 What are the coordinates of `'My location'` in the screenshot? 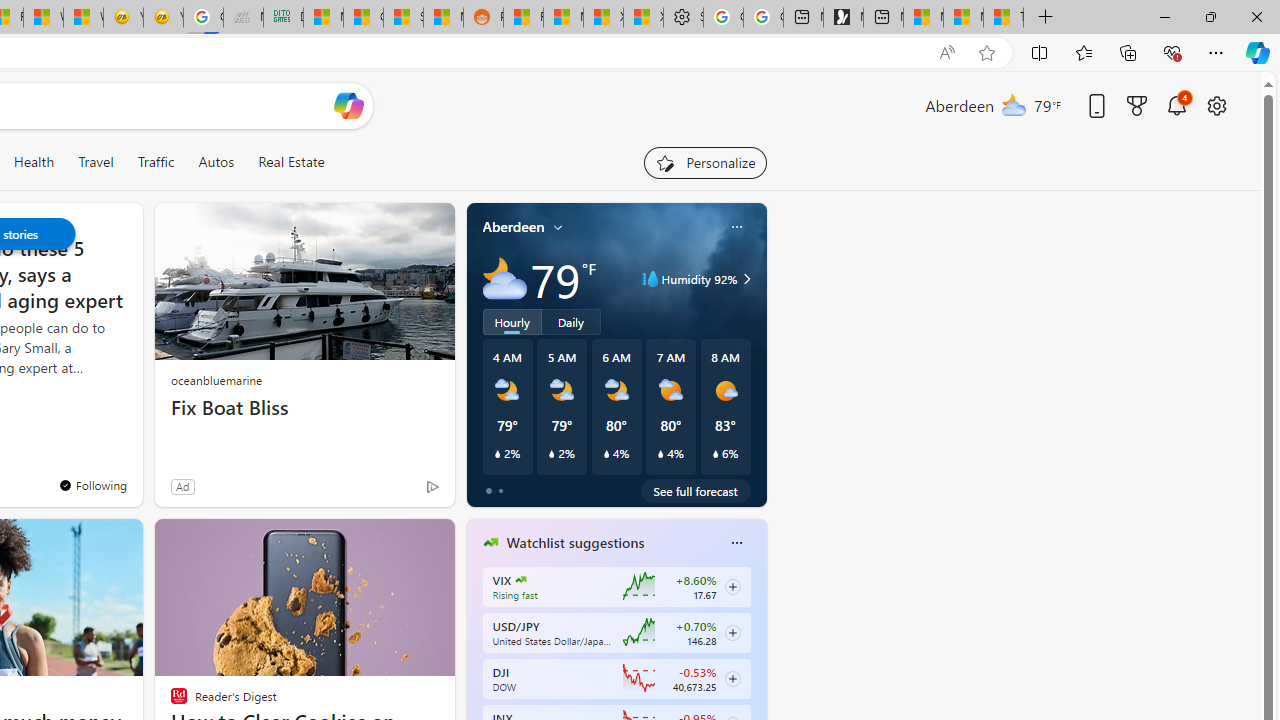 It's located at (558, 226).